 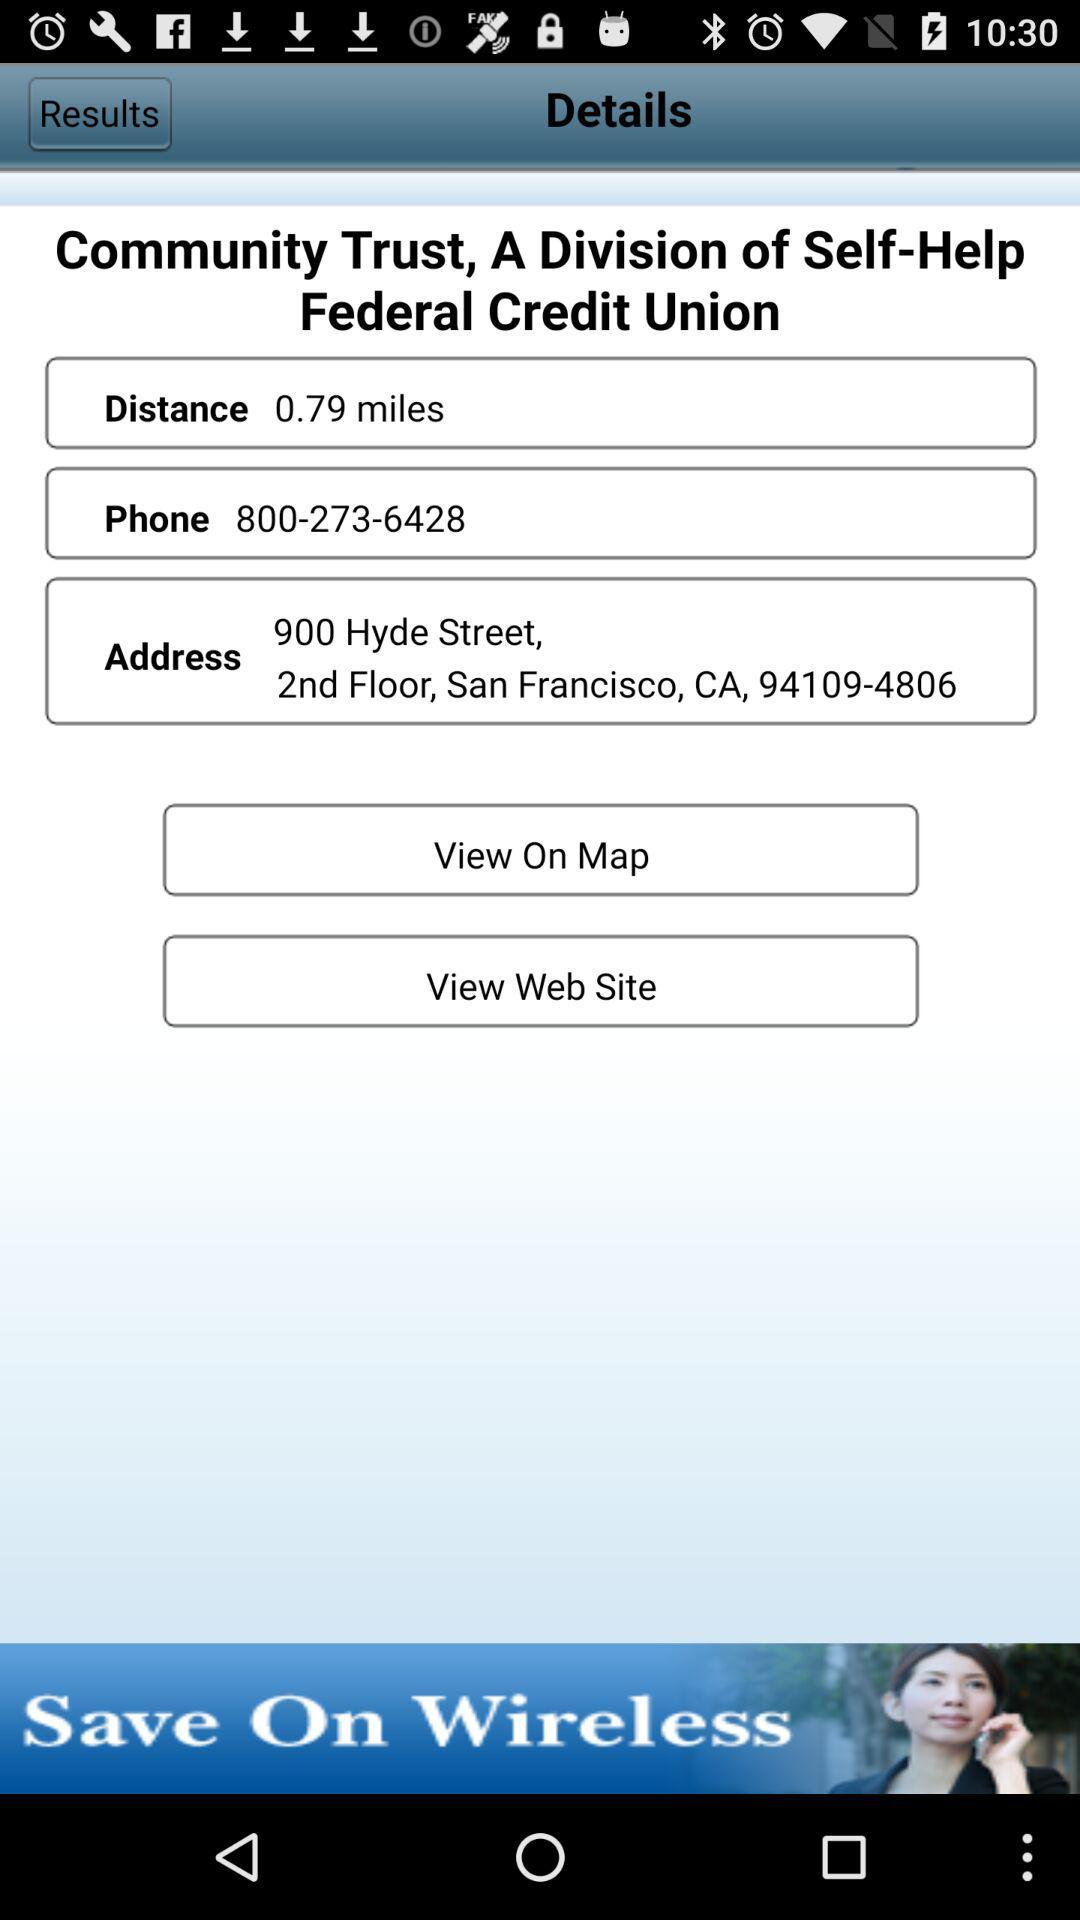 What do you see at coordinates (350, 517) in the screenshot?
I see `800-273-6428 app` at bounding box center [350, 517].